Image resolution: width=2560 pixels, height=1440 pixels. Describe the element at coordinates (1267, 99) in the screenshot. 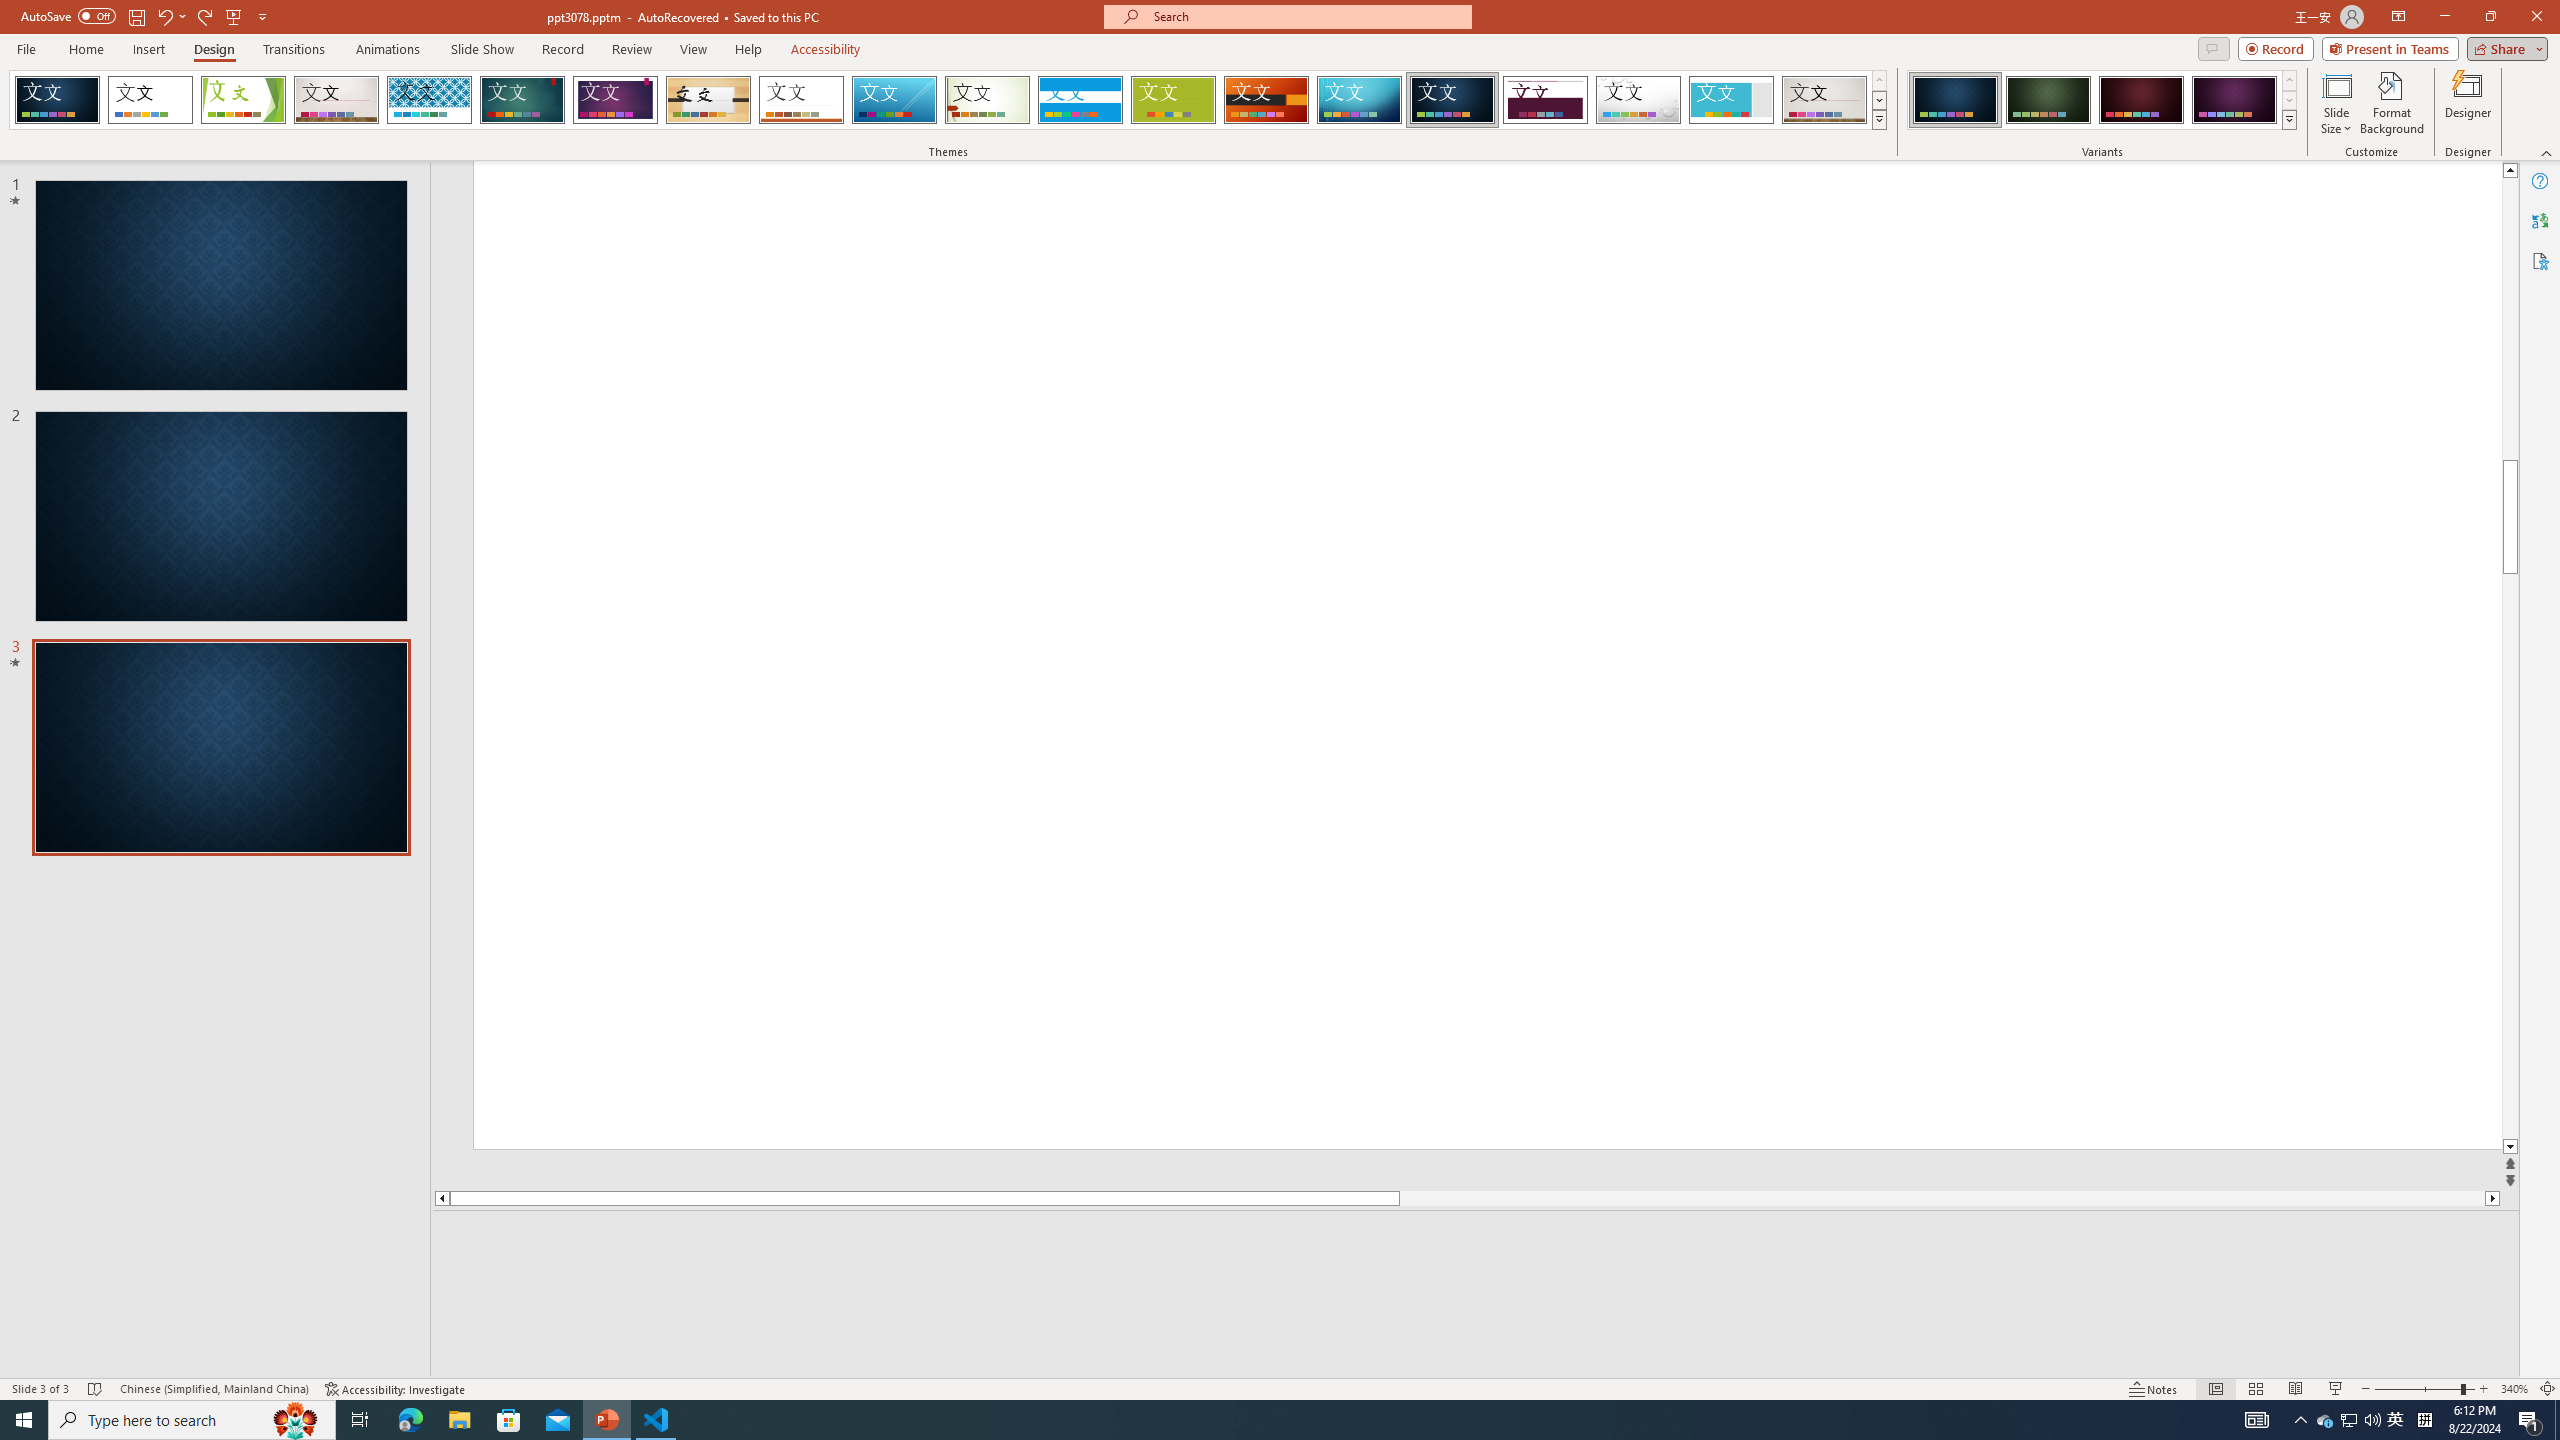

I see `'Berlin'` at that location.